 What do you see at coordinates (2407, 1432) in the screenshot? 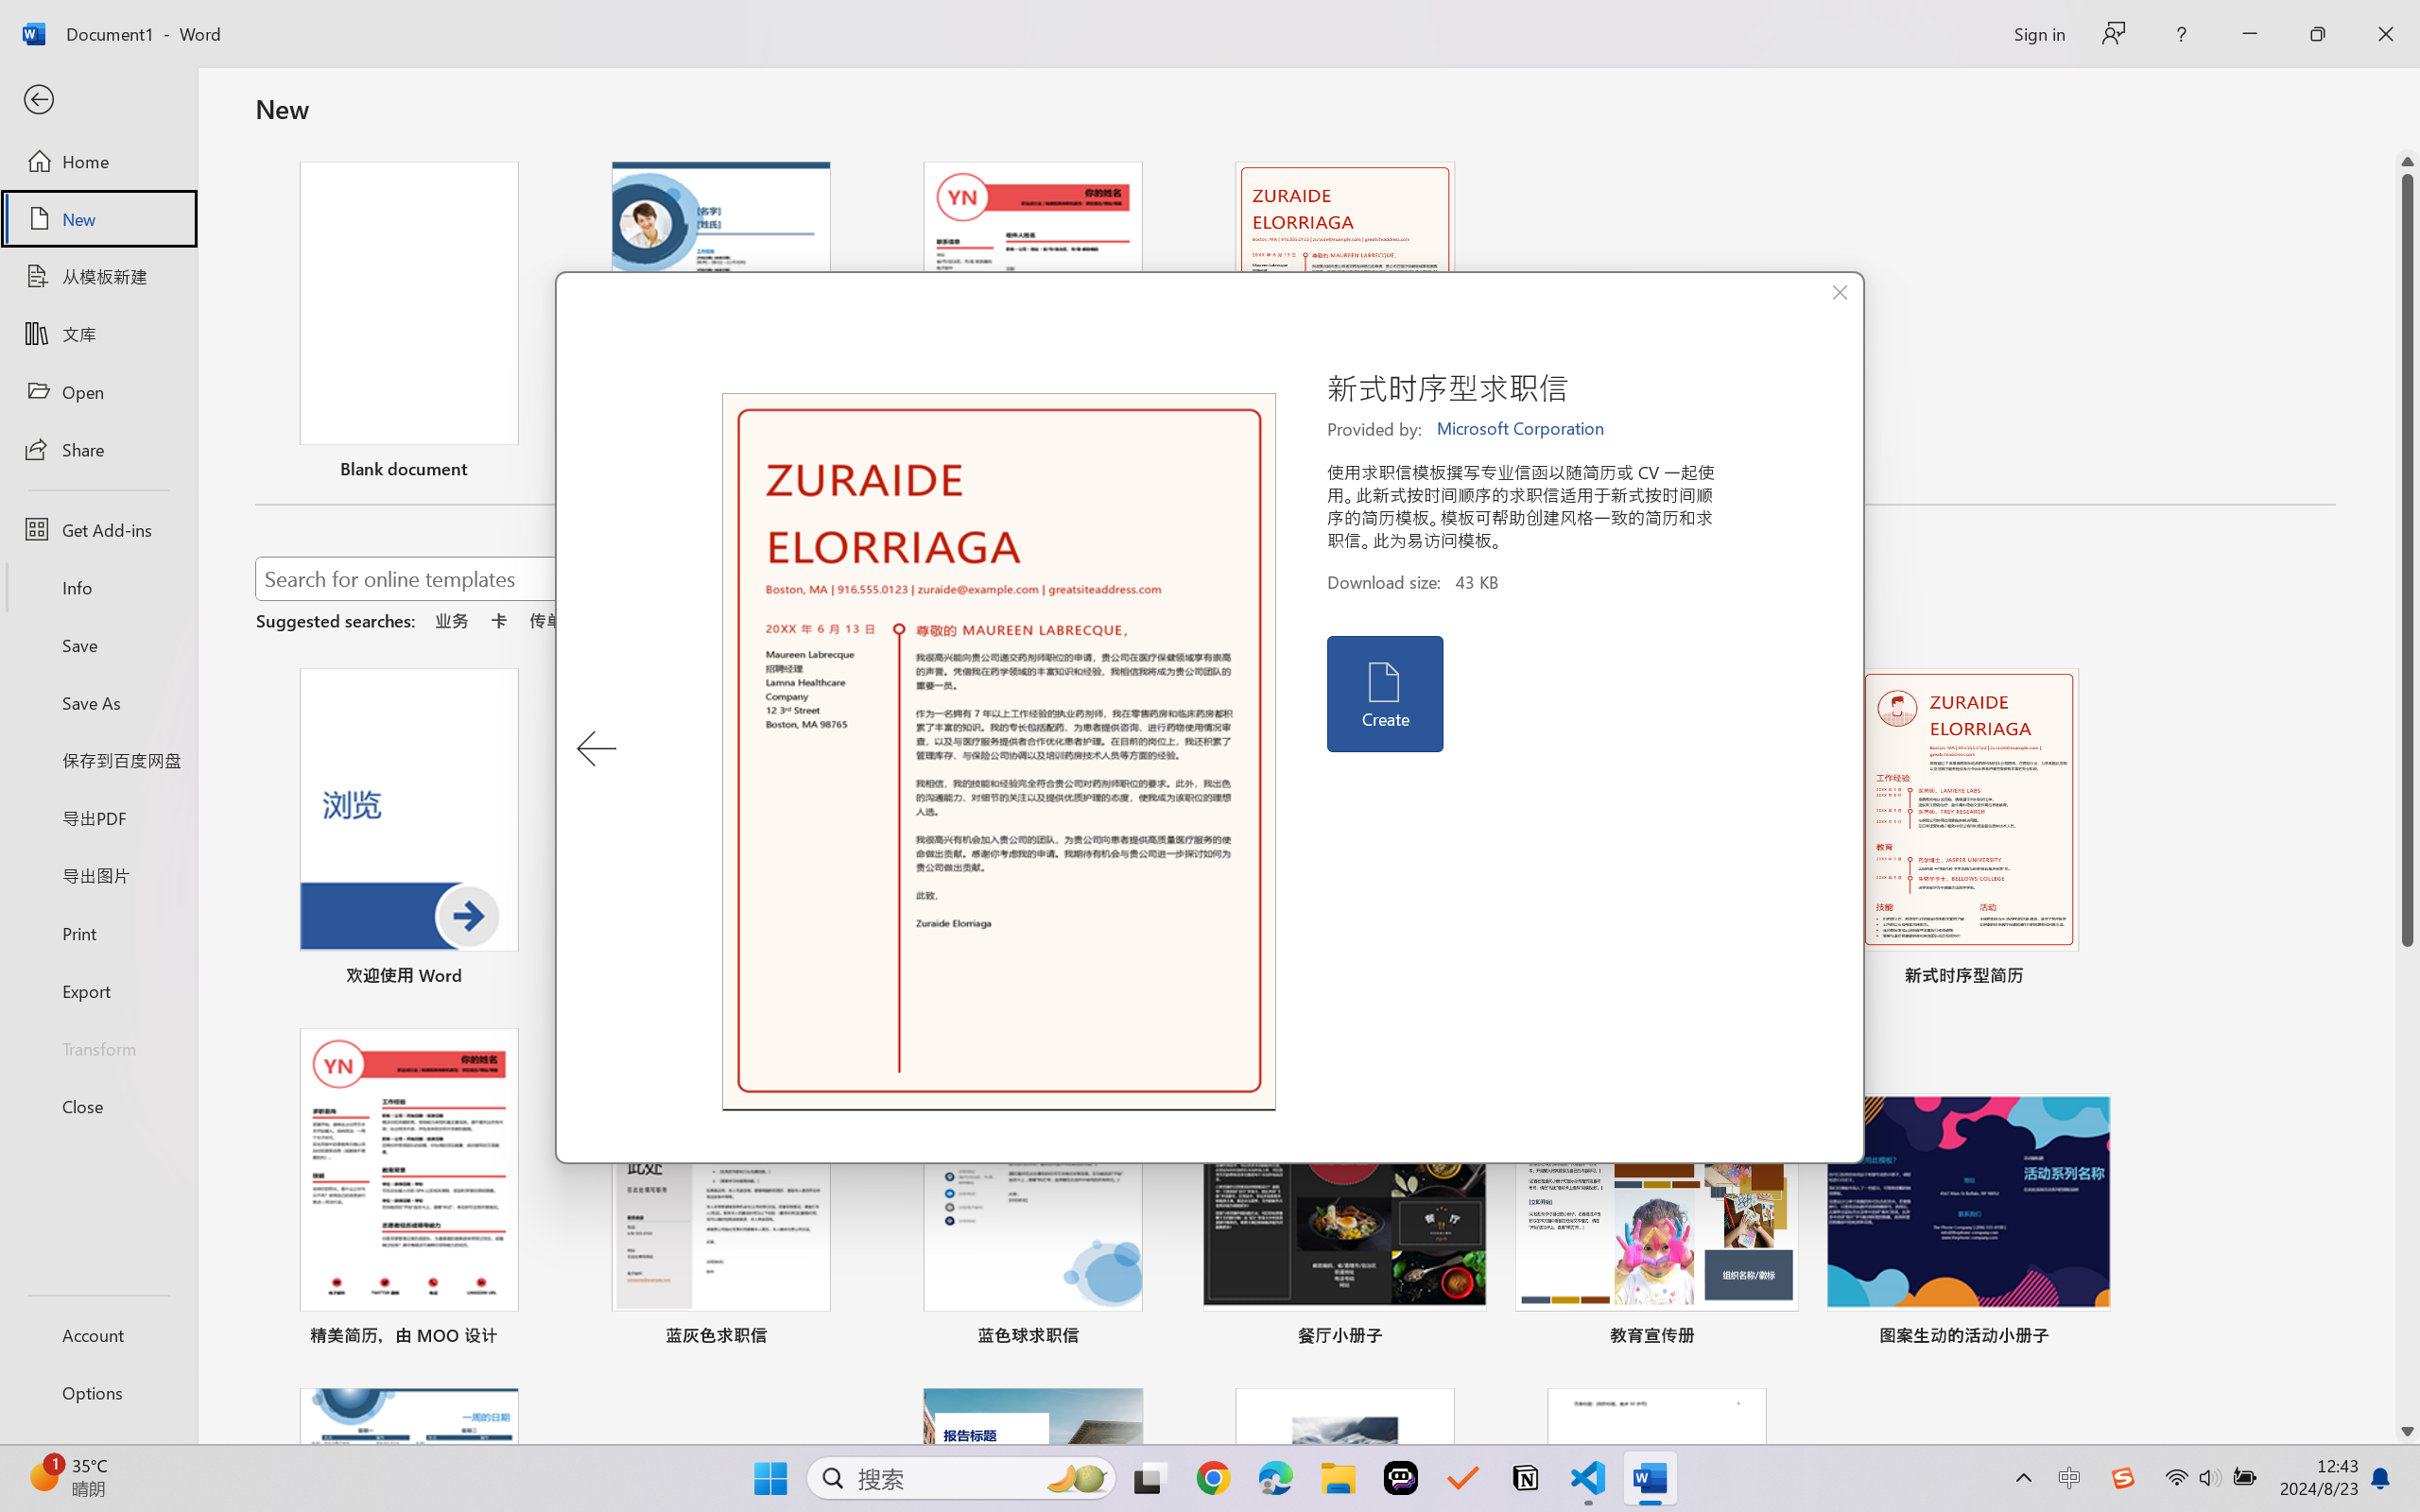
I see `'Line down'` at bounding box center [2407, 1432].